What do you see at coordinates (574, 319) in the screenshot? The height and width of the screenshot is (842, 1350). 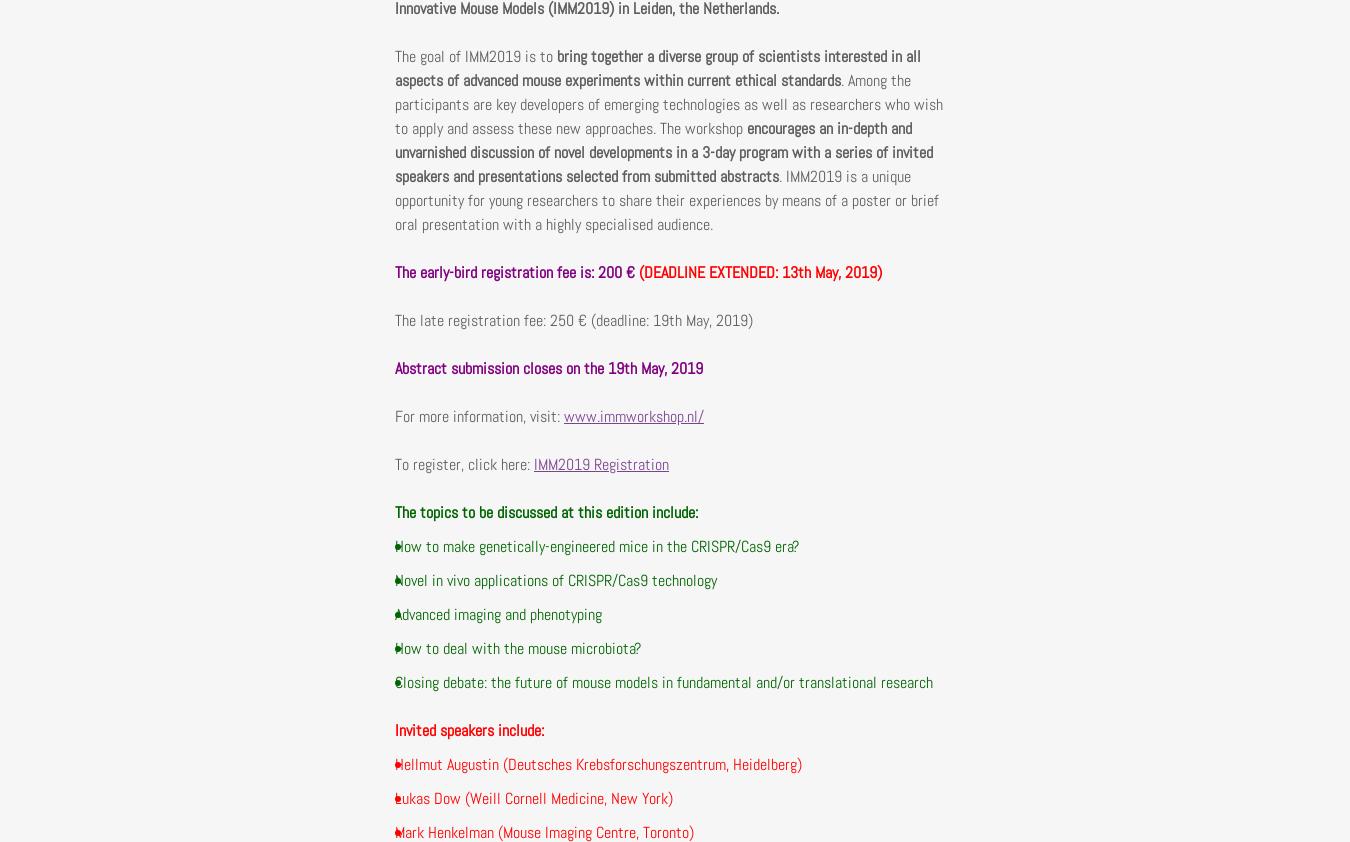 I see `'The late registration fee: 250 € (deadline: 19th May, 2019)'` at bounding box center [574, 319].